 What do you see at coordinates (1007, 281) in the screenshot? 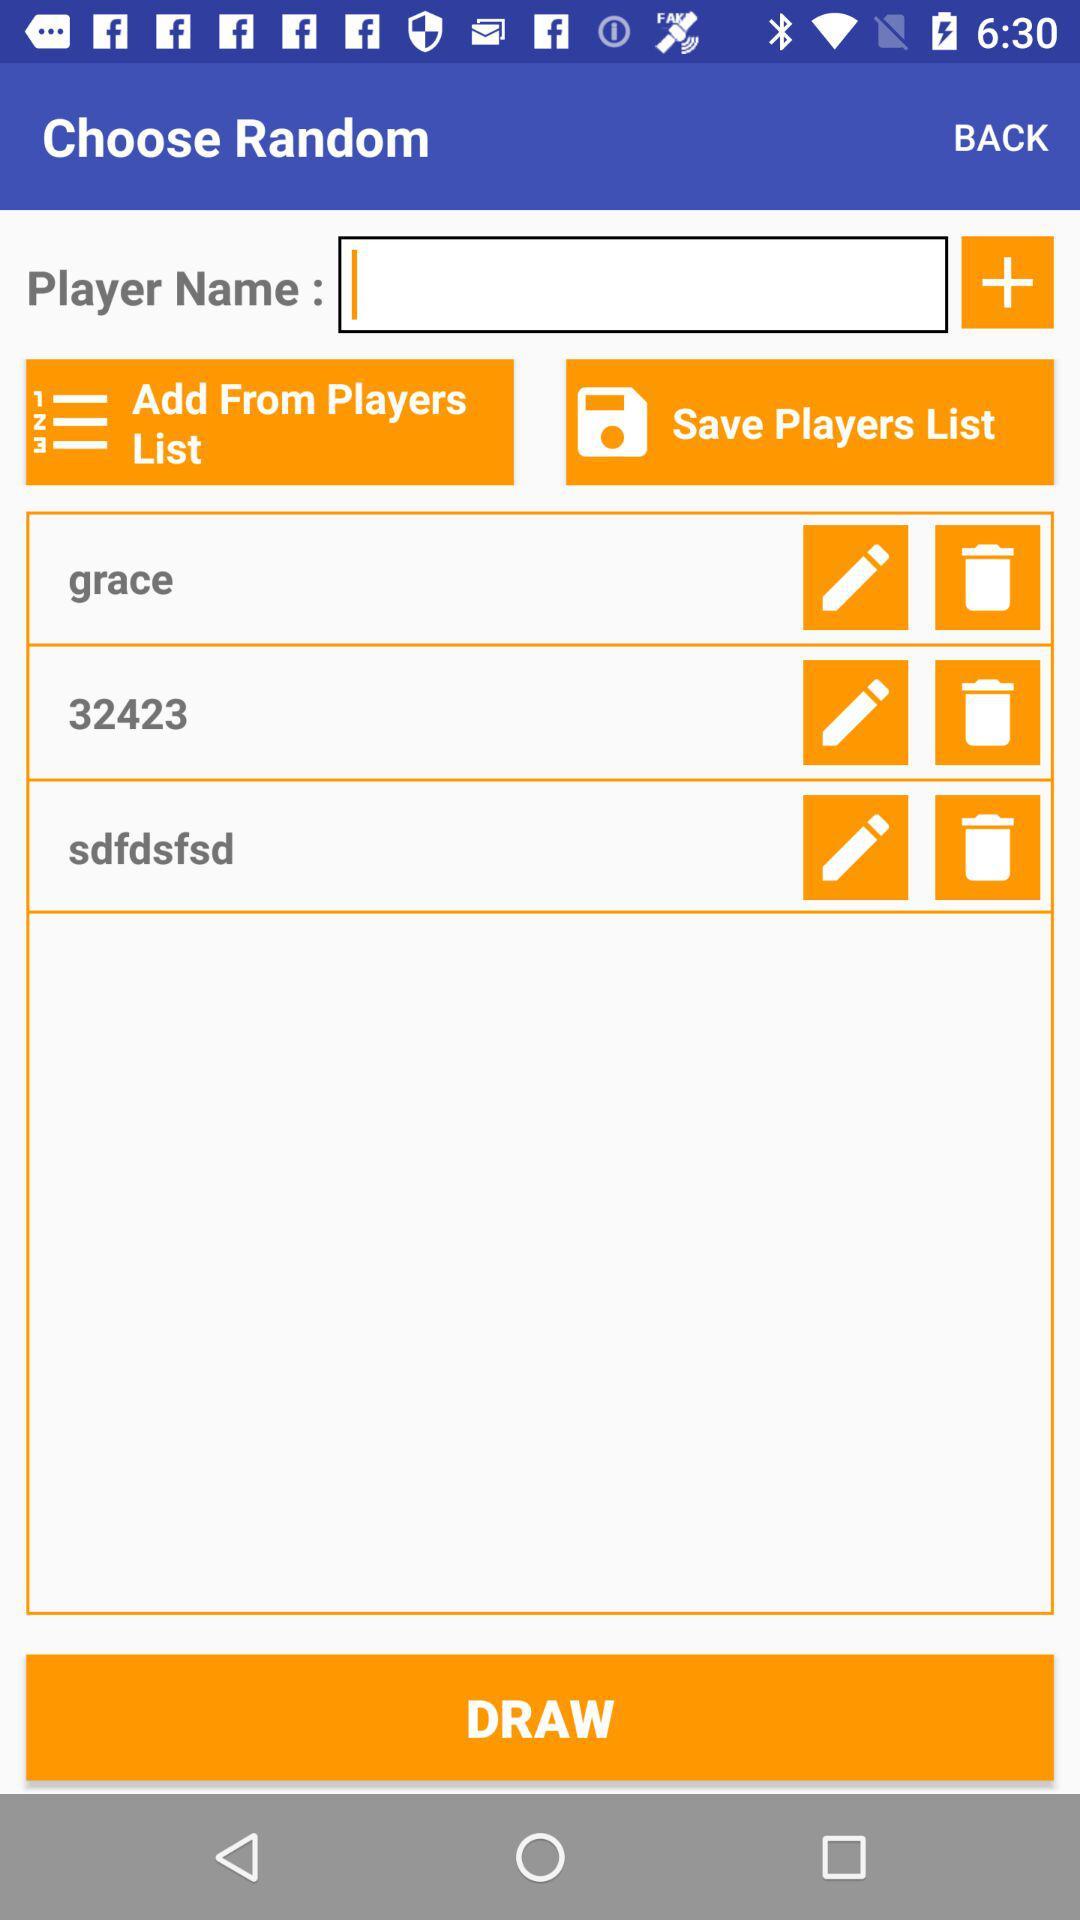
I see `the add icon` at bounding box center [1007, 281].